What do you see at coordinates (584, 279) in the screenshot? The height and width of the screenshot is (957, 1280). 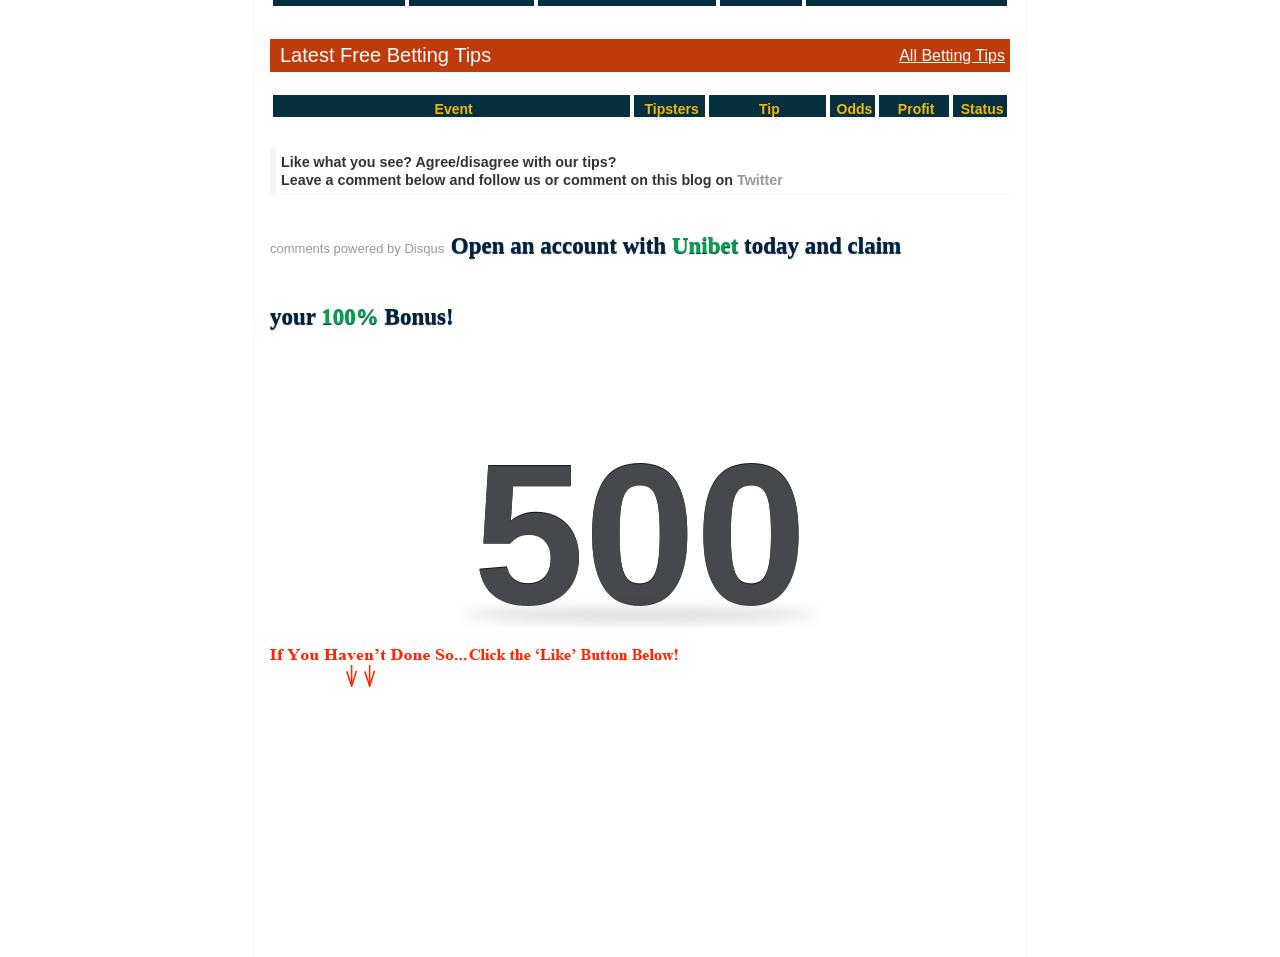 I see `'today and claim your'` at bounding box center [584, 279].